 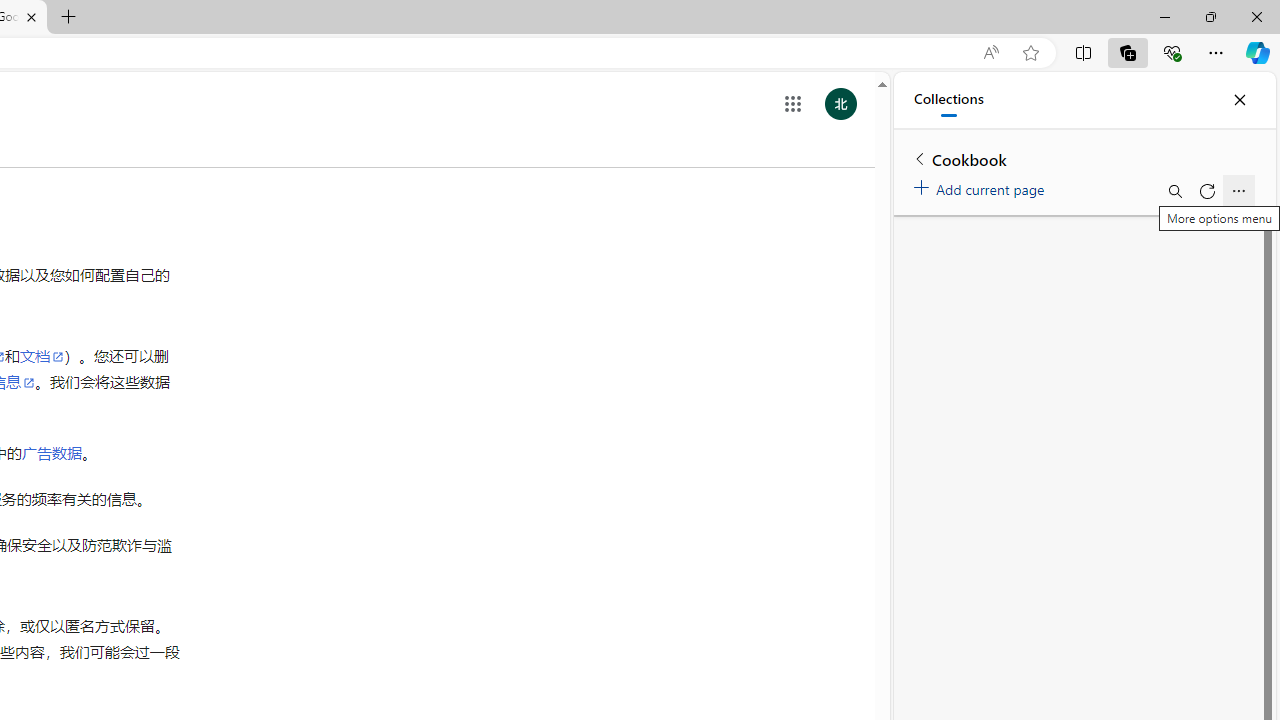 I want to click on 'Back to list of collections', so click(x=919, y=158).